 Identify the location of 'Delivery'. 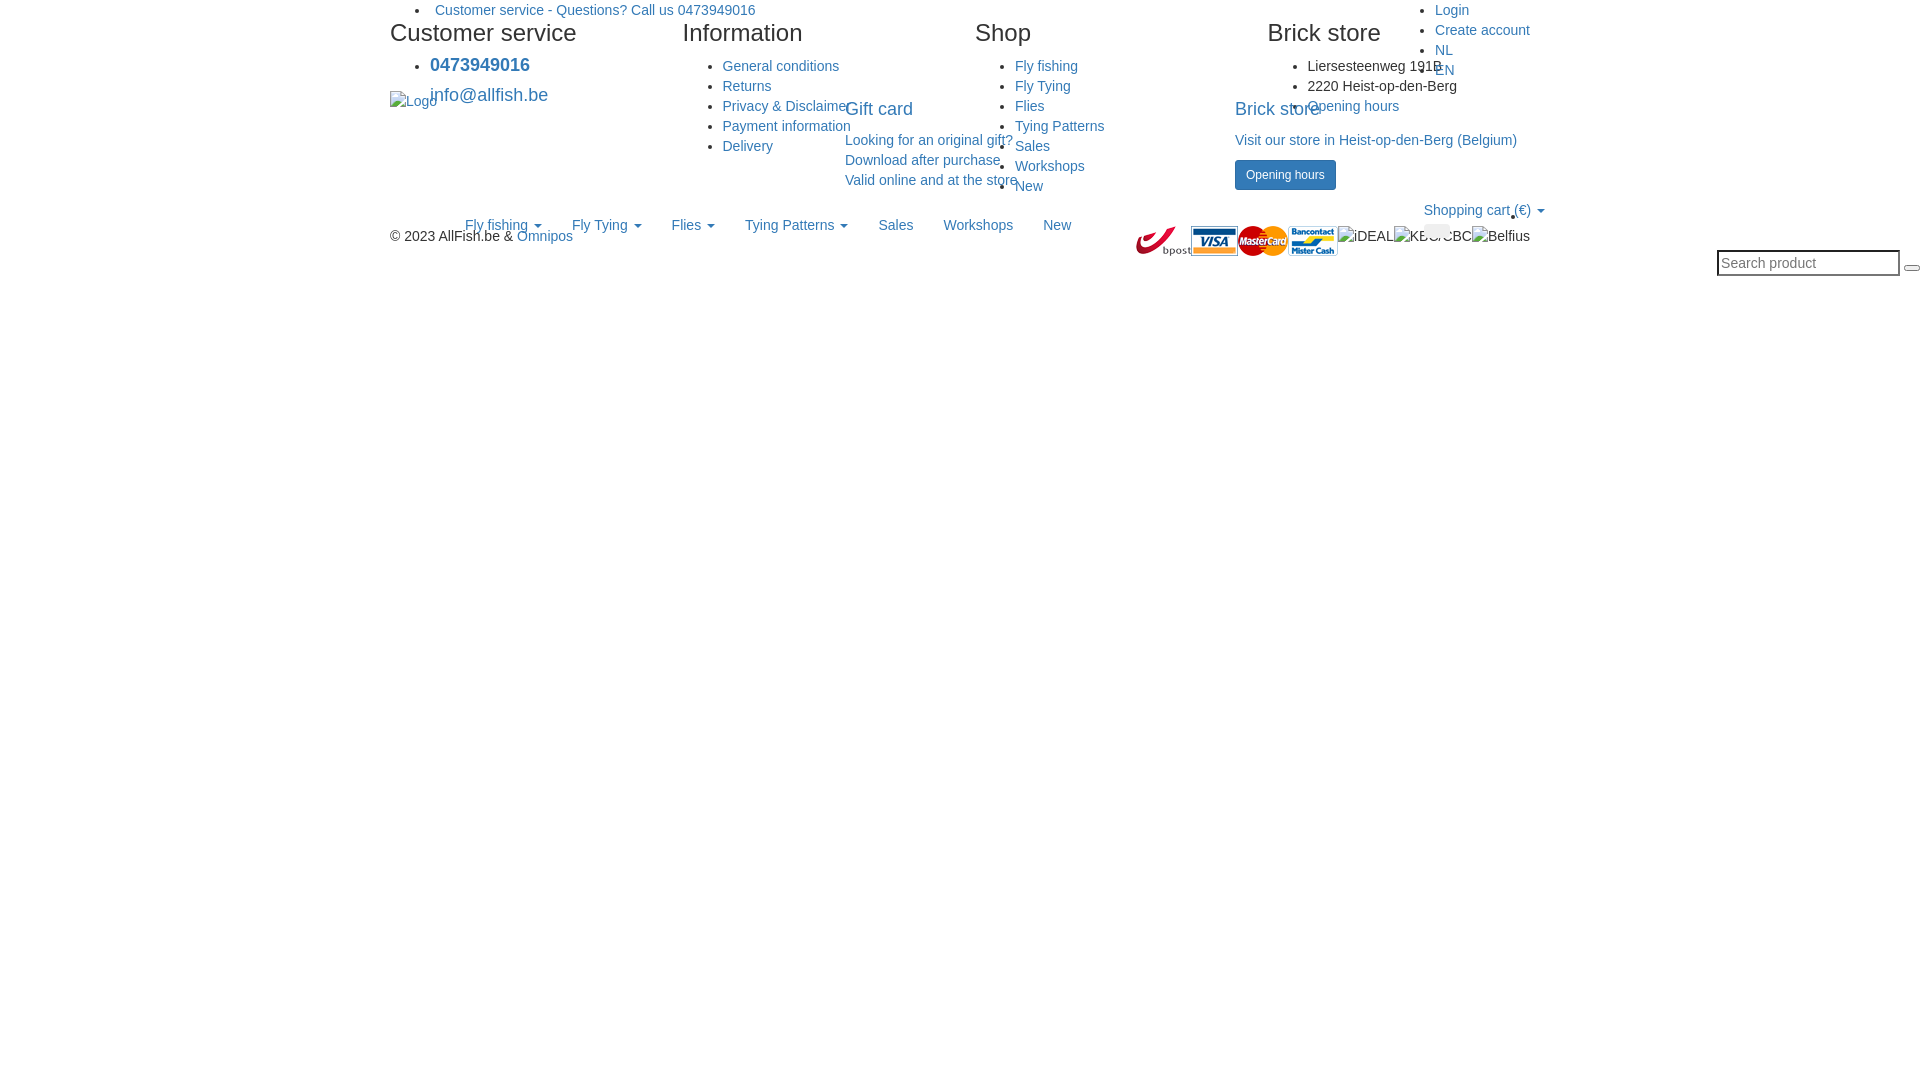
(746, 145).